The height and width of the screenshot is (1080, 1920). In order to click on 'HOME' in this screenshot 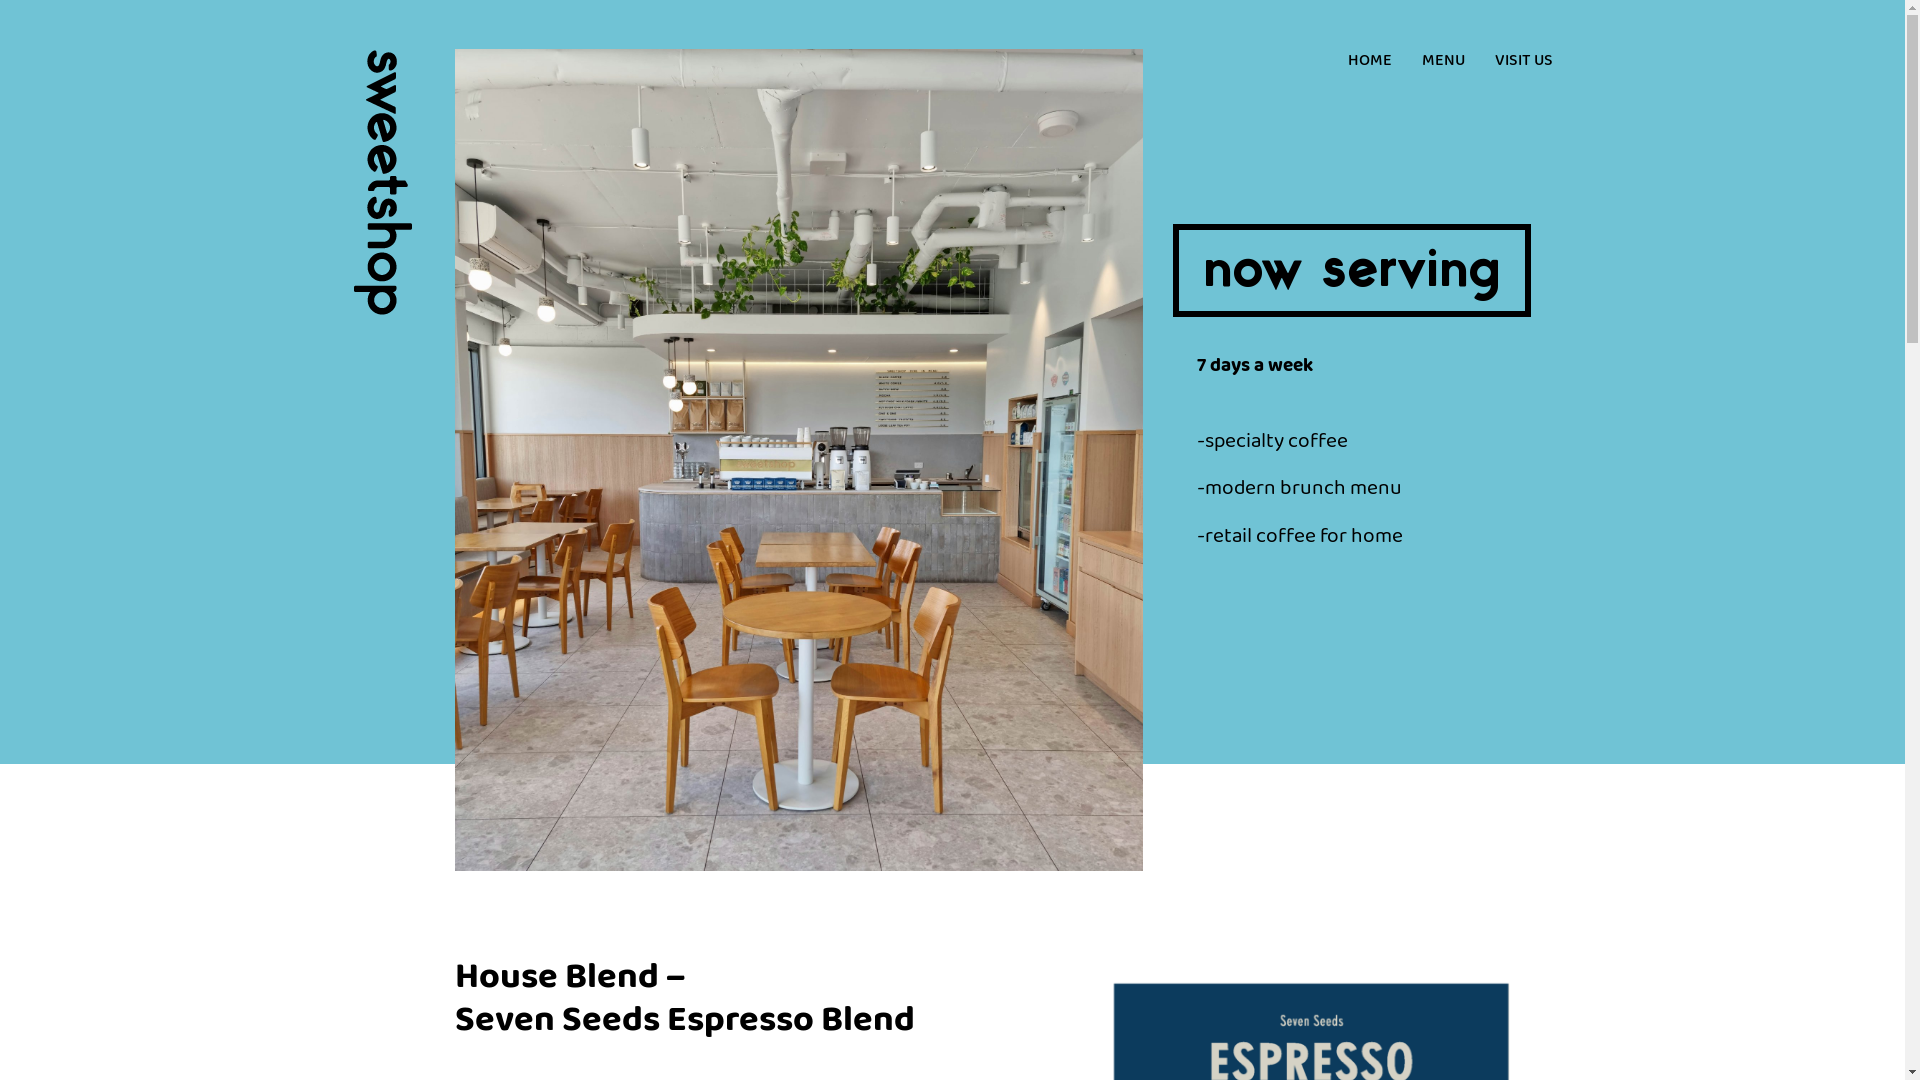, I will do `click(1368, 60)`.